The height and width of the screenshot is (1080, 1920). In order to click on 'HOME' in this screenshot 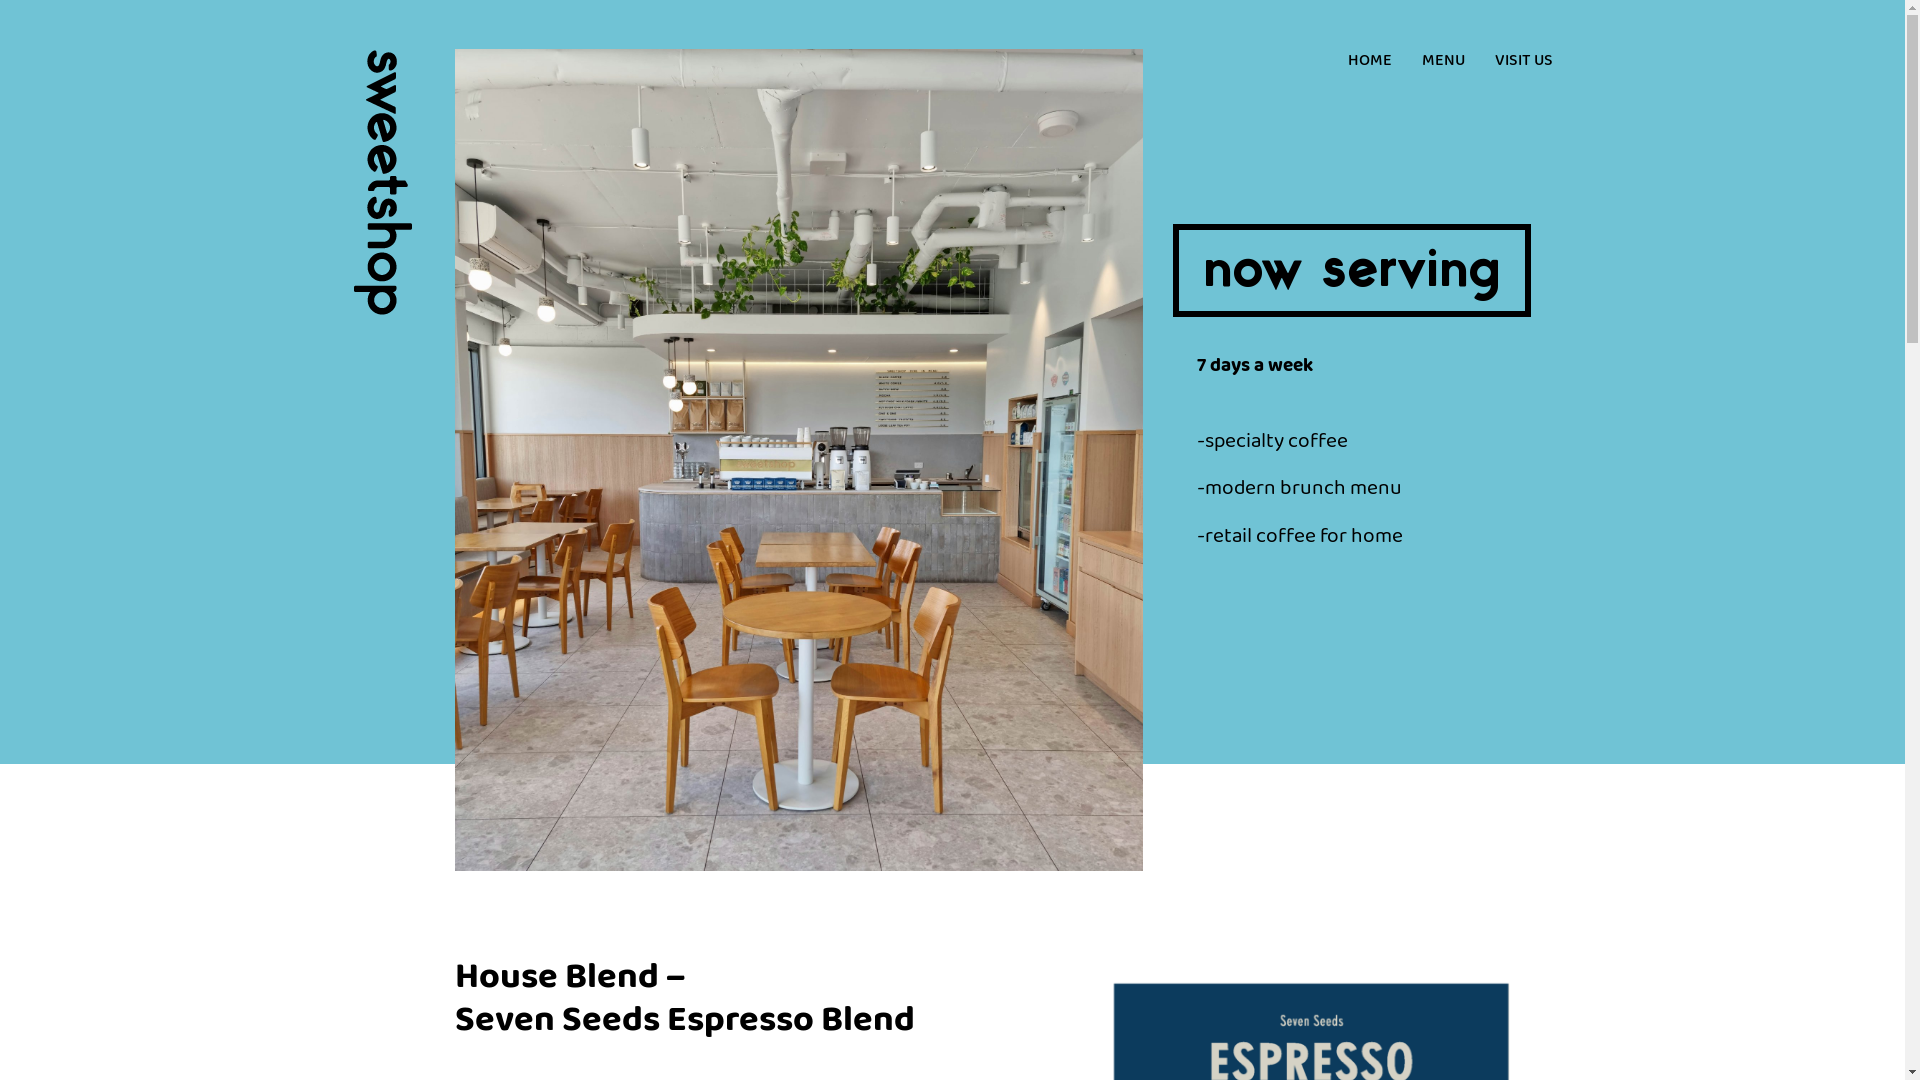, I will do `click(1368, 60)`.